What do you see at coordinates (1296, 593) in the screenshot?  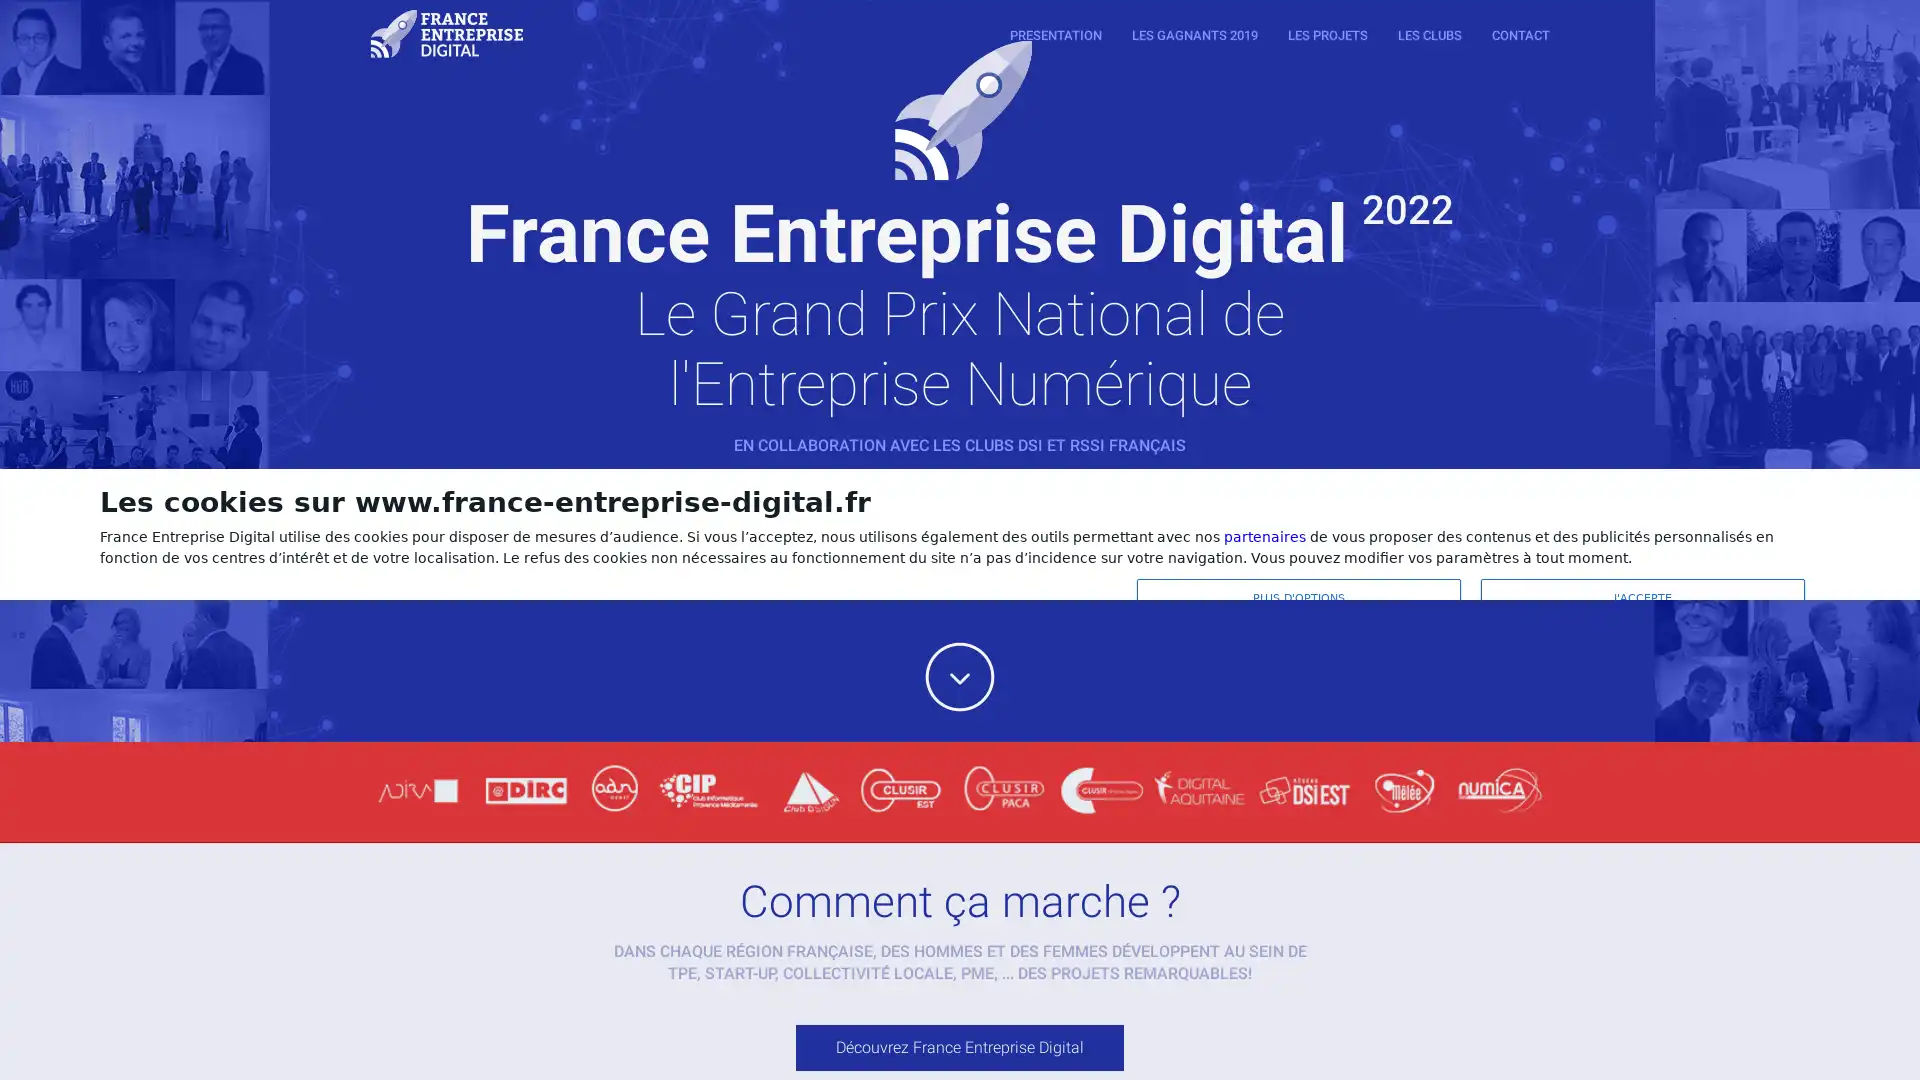 I see `PLUS D'OPTIONS` at bounding box center [1296, 593].